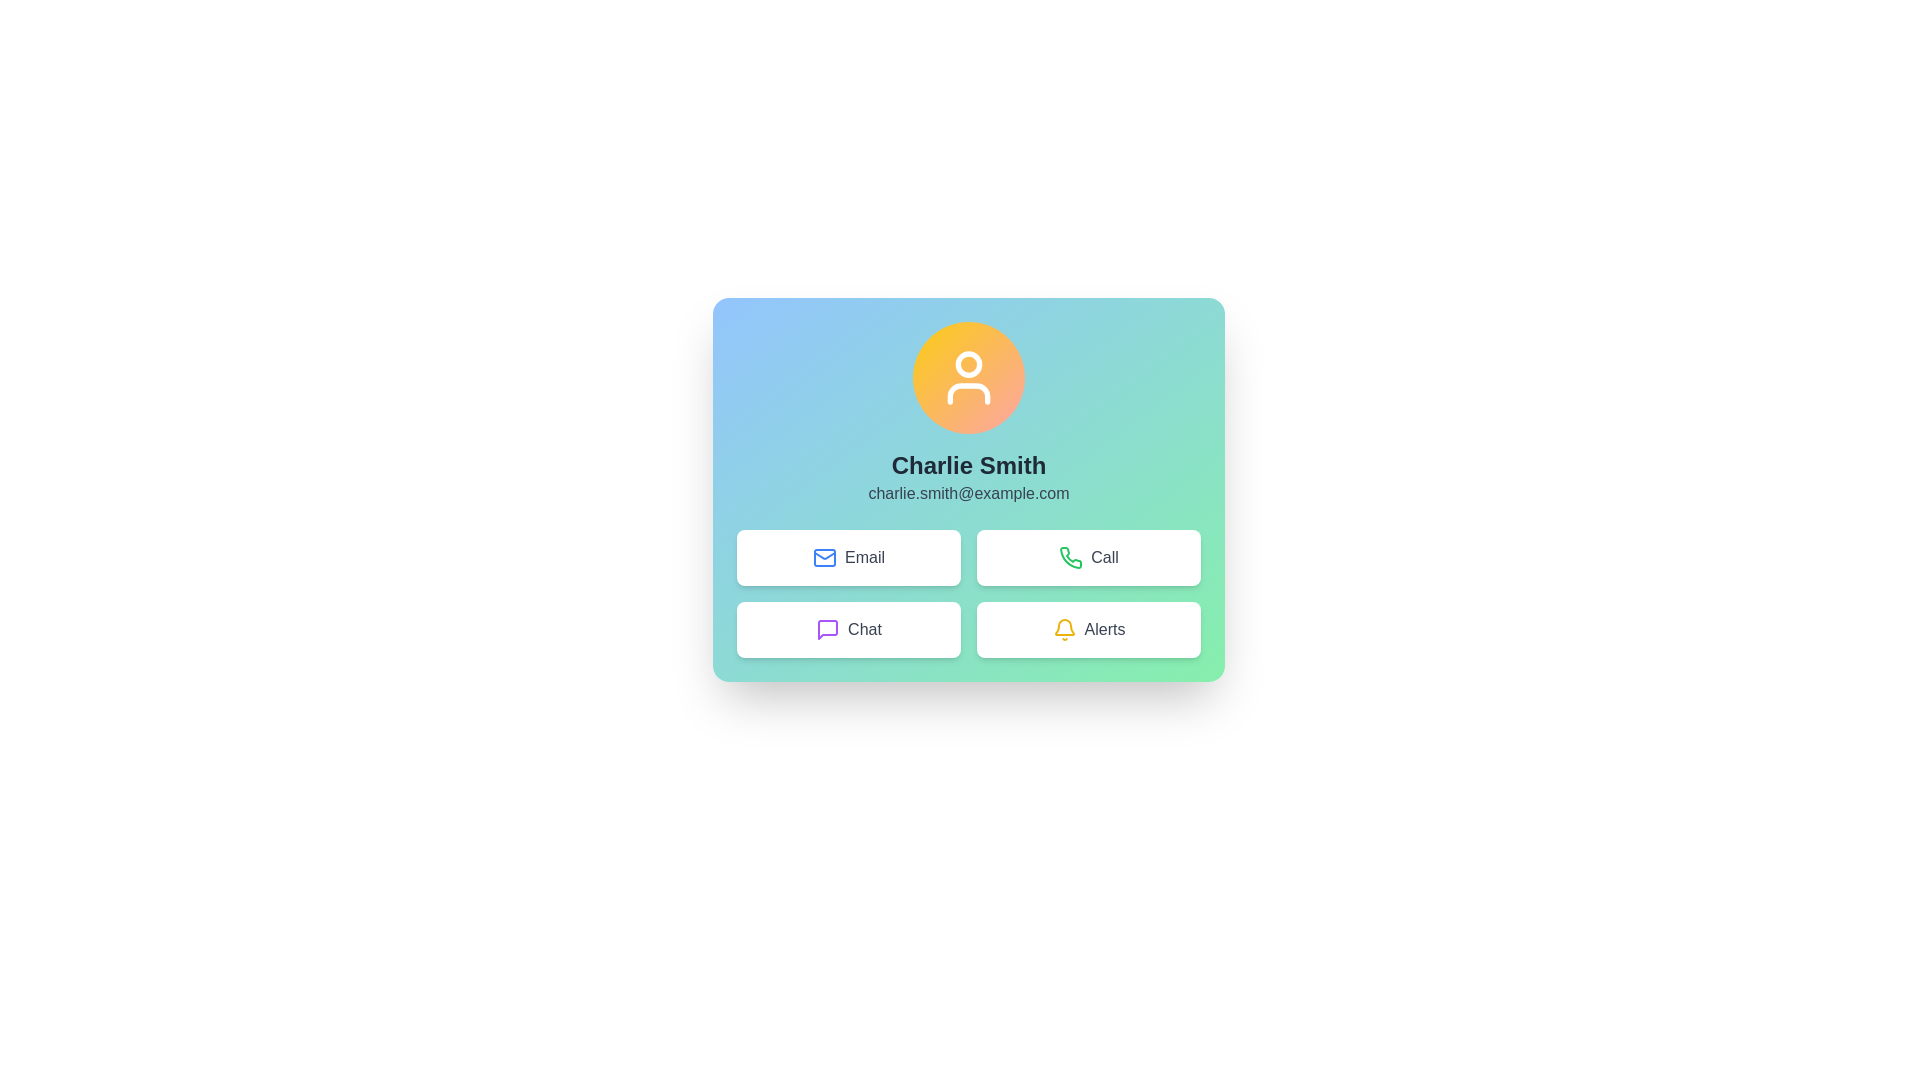 The image size is (1920, 1080). What do you see at coordinates (1070, 558) in the screenshot?
I see `the visual hint of the phone call functionality indicated by the icon within the 'Call' button located in the upper-right corner of the user information section` at bounding box center [1070, 558].